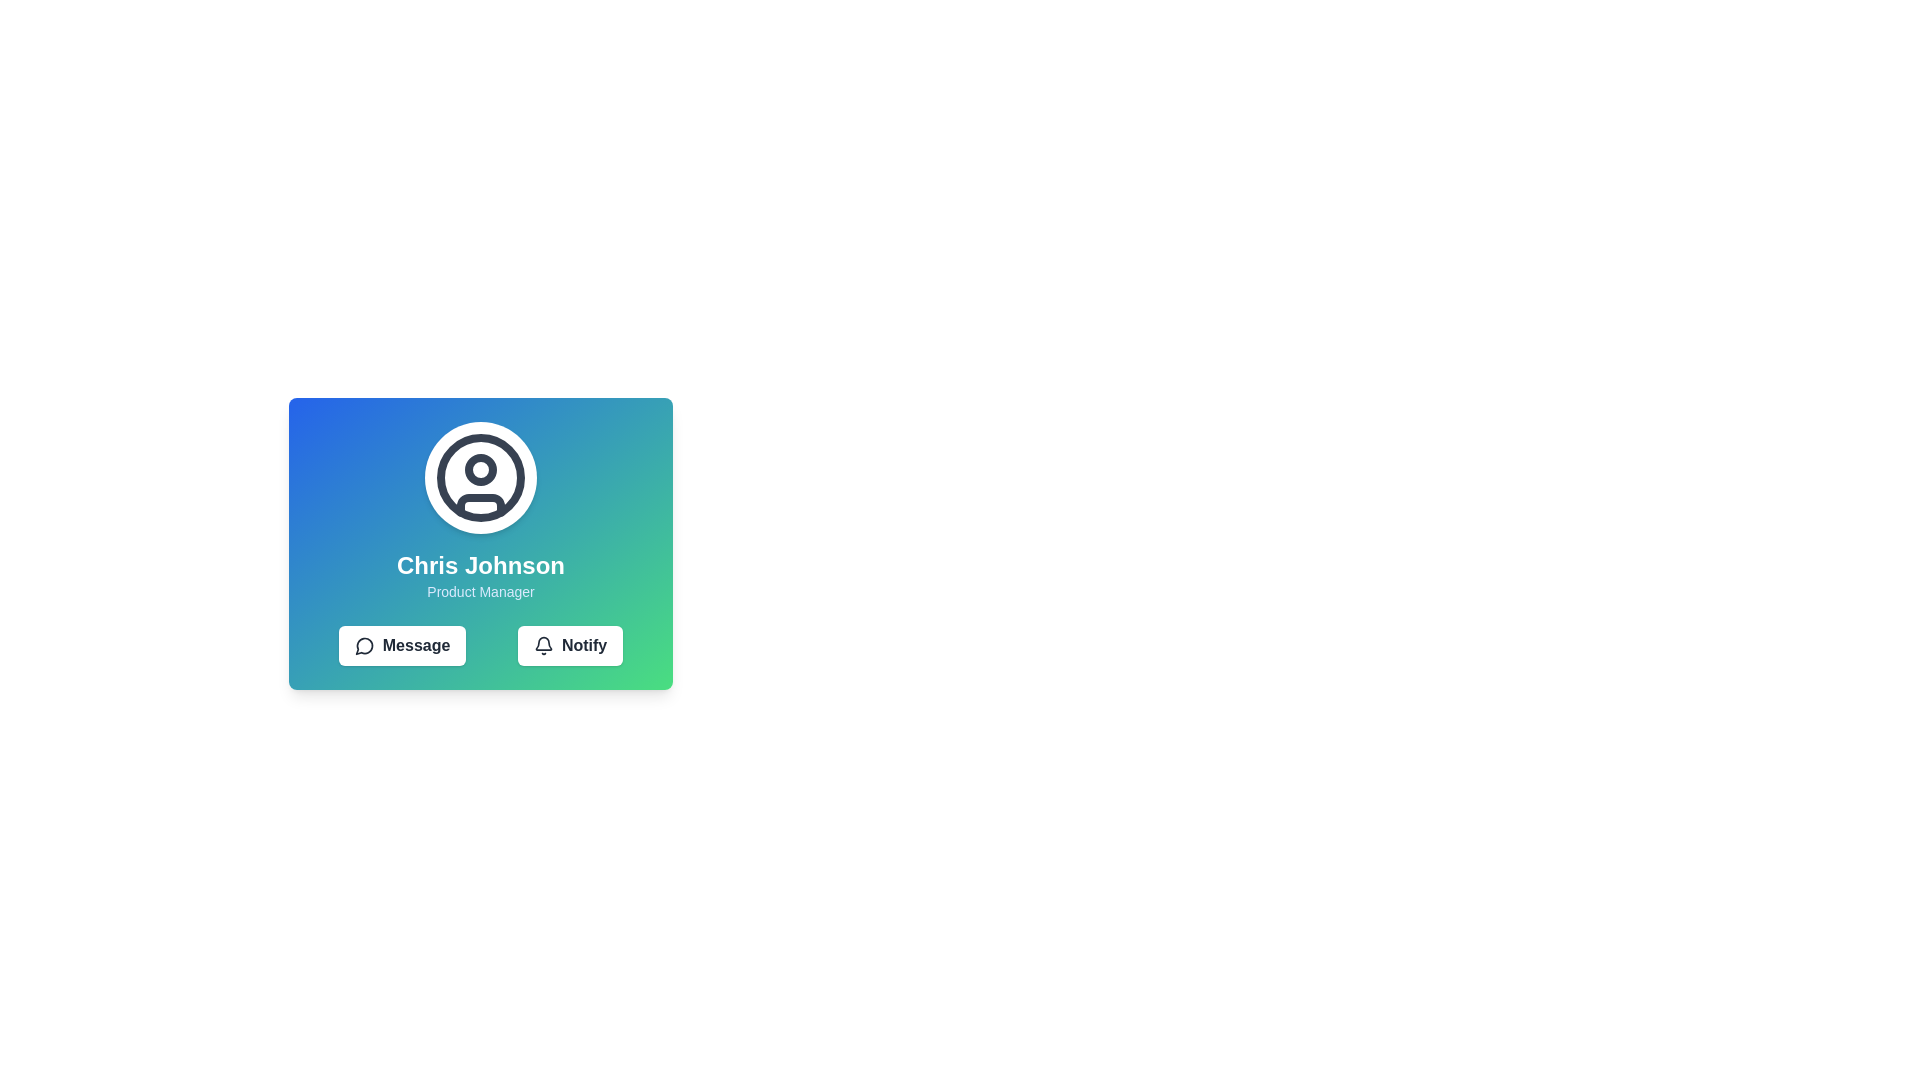 The width and height of the screenshot is (1920, 1080). What do you see at coordinates (480, 504) in the screenshot?
I see `the decorative graphic element located beneath the user profile icon, which is a curved rectangular bar in shades of gray` at bounding box center [480, 504].